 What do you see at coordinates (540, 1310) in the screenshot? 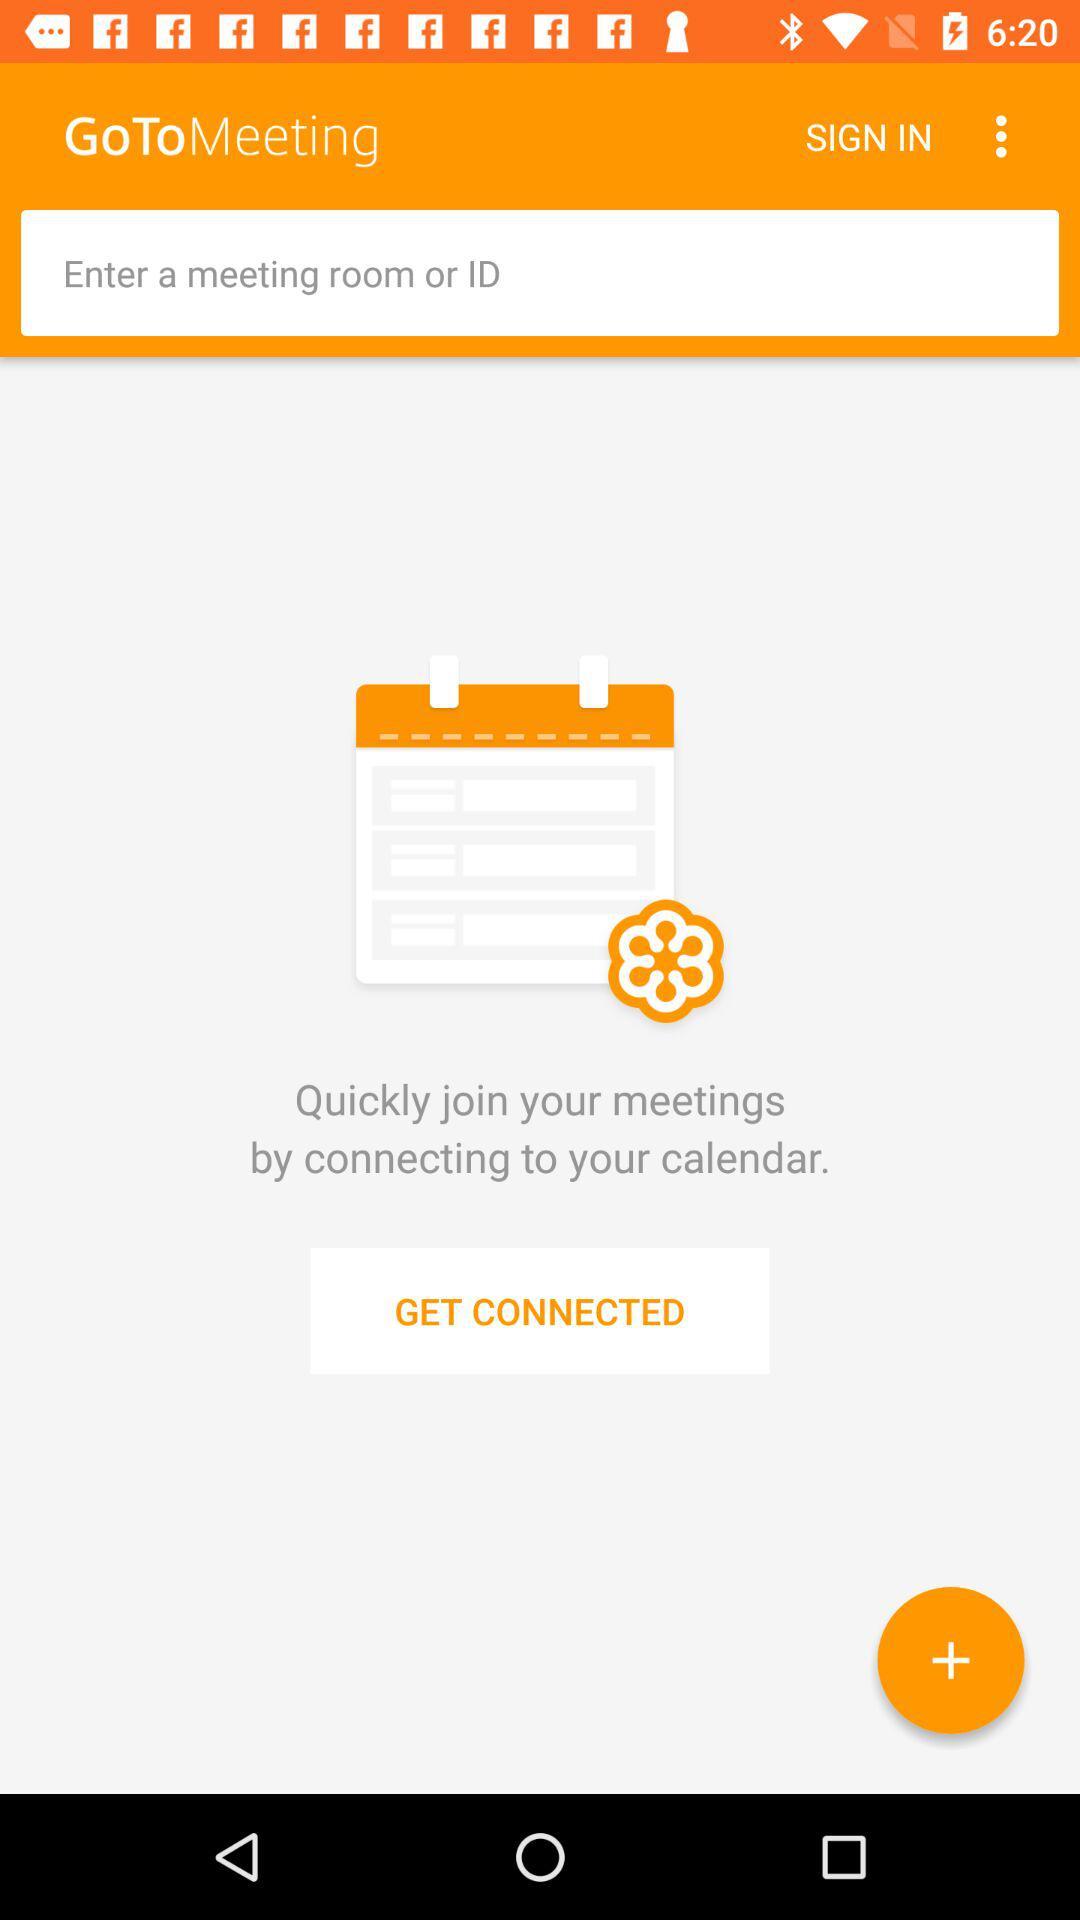
I see `the get connected icon` at bounding box center [540, 1310].